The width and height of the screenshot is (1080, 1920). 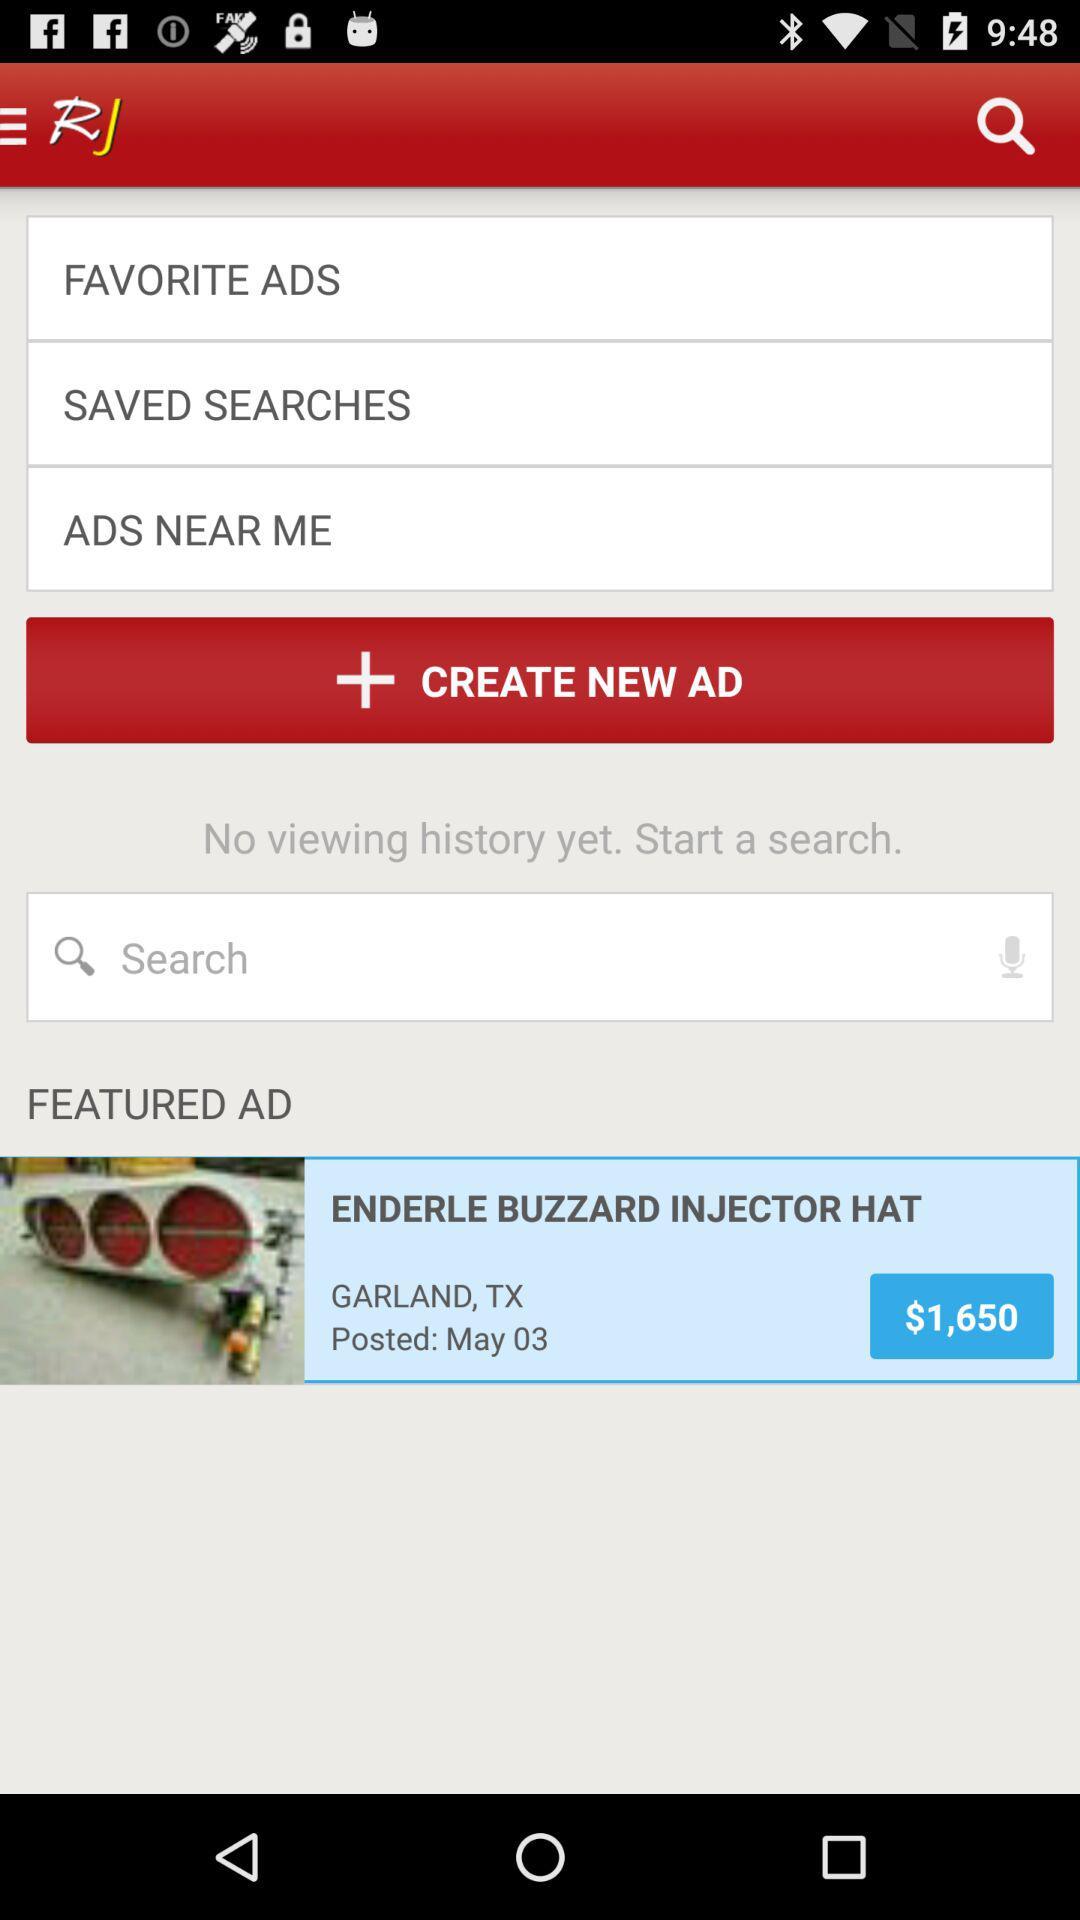 What do you see at coordinates (525, 277) in the screenshot?
I see `the favorite ads app` at bounding box center [525, 277].